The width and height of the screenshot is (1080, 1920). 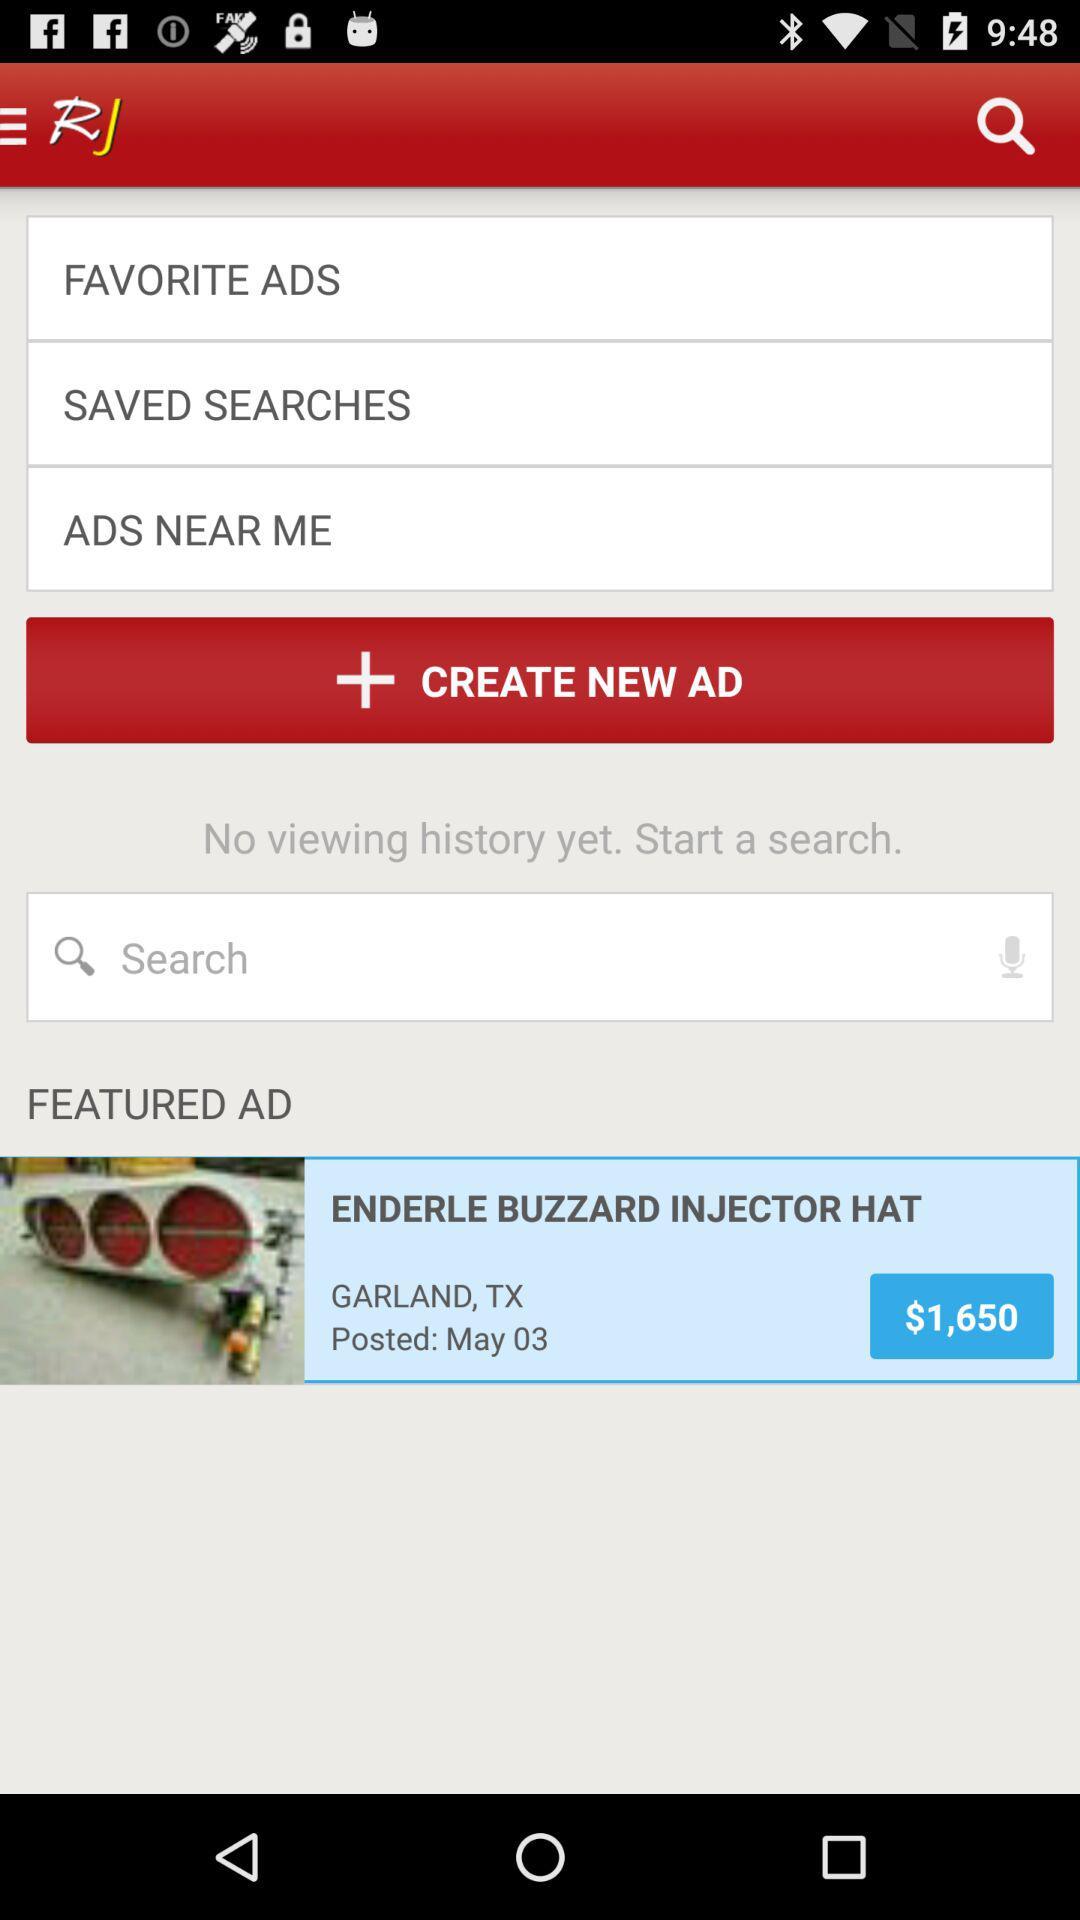 What do you see at coordinates (525, 277) in the screenshot?
I see `the favorite ads app` at bounding box center [525, 277].